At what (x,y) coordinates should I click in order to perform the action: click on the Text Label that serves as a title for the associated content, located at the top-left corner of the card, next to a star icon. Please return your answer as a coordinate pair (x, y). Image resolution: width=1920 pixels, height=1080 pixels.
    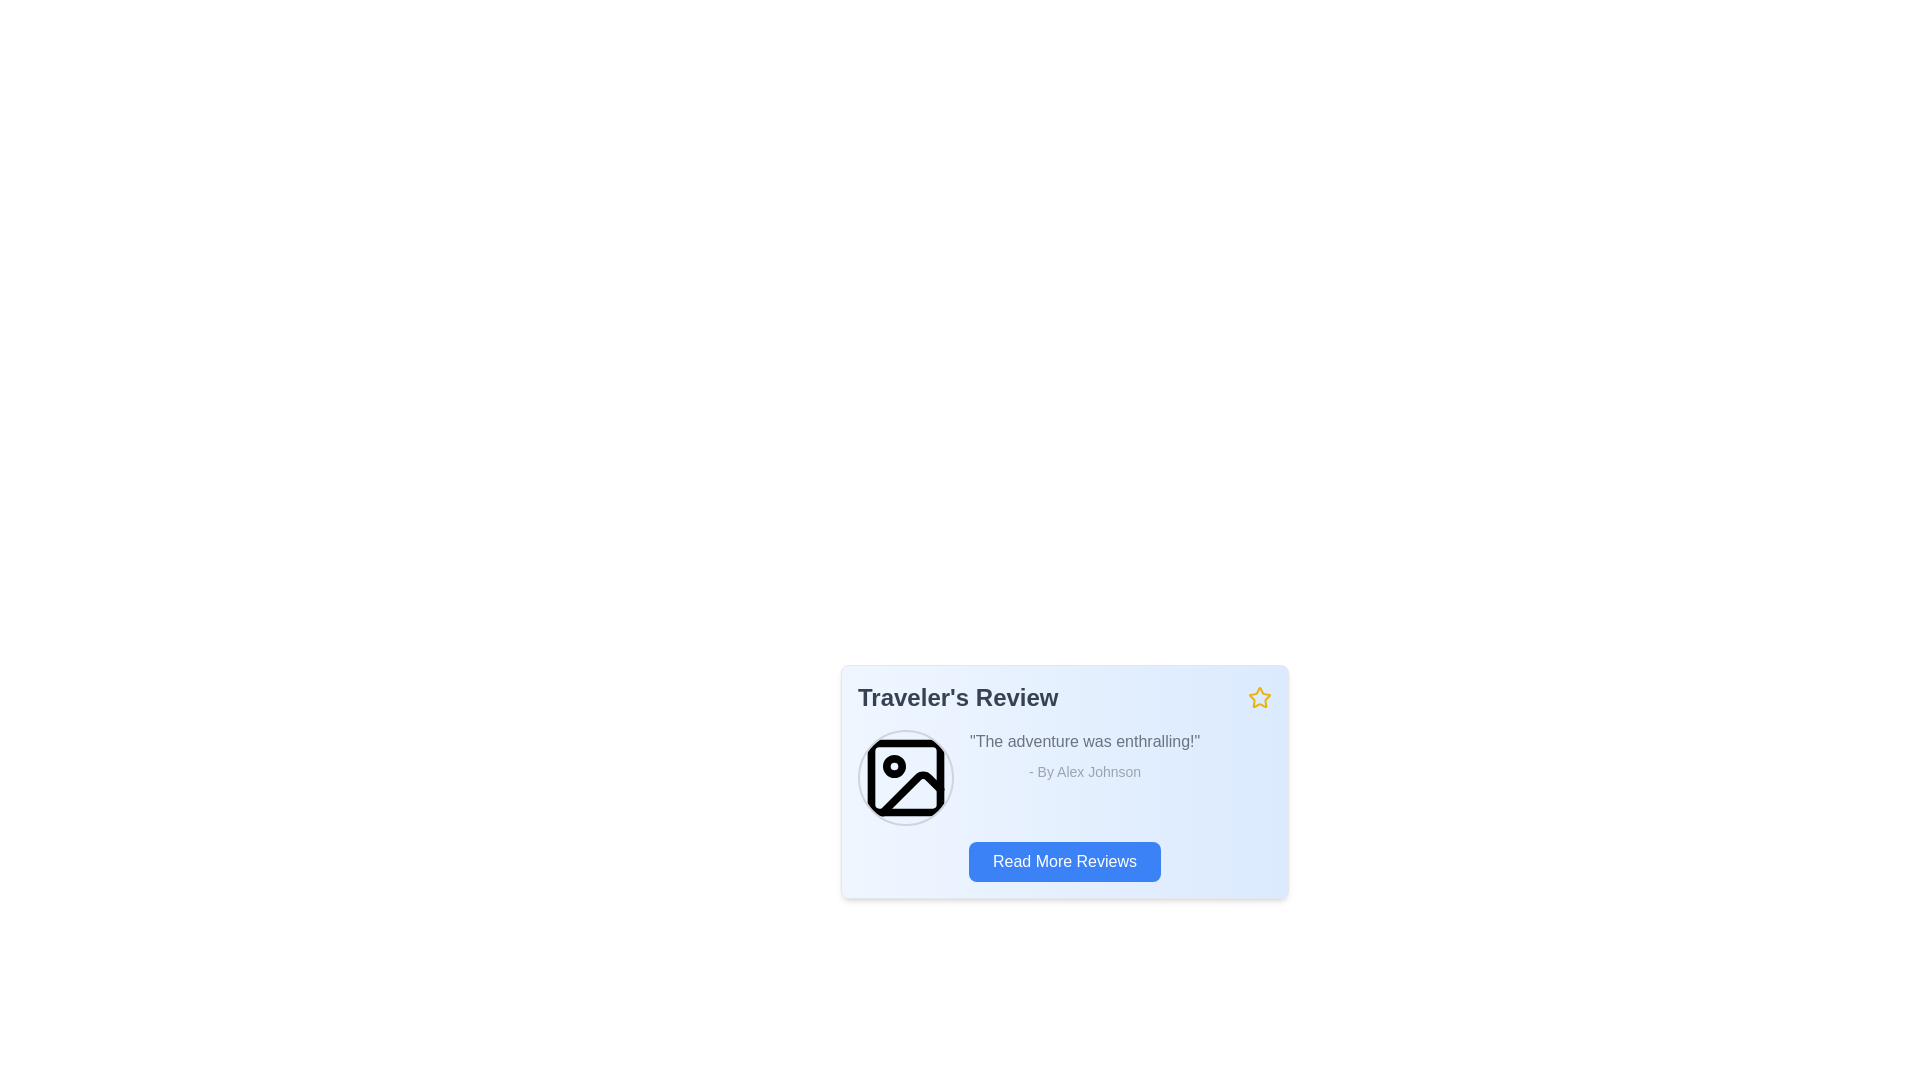
    Looking at the image, I should click on (957, 697).